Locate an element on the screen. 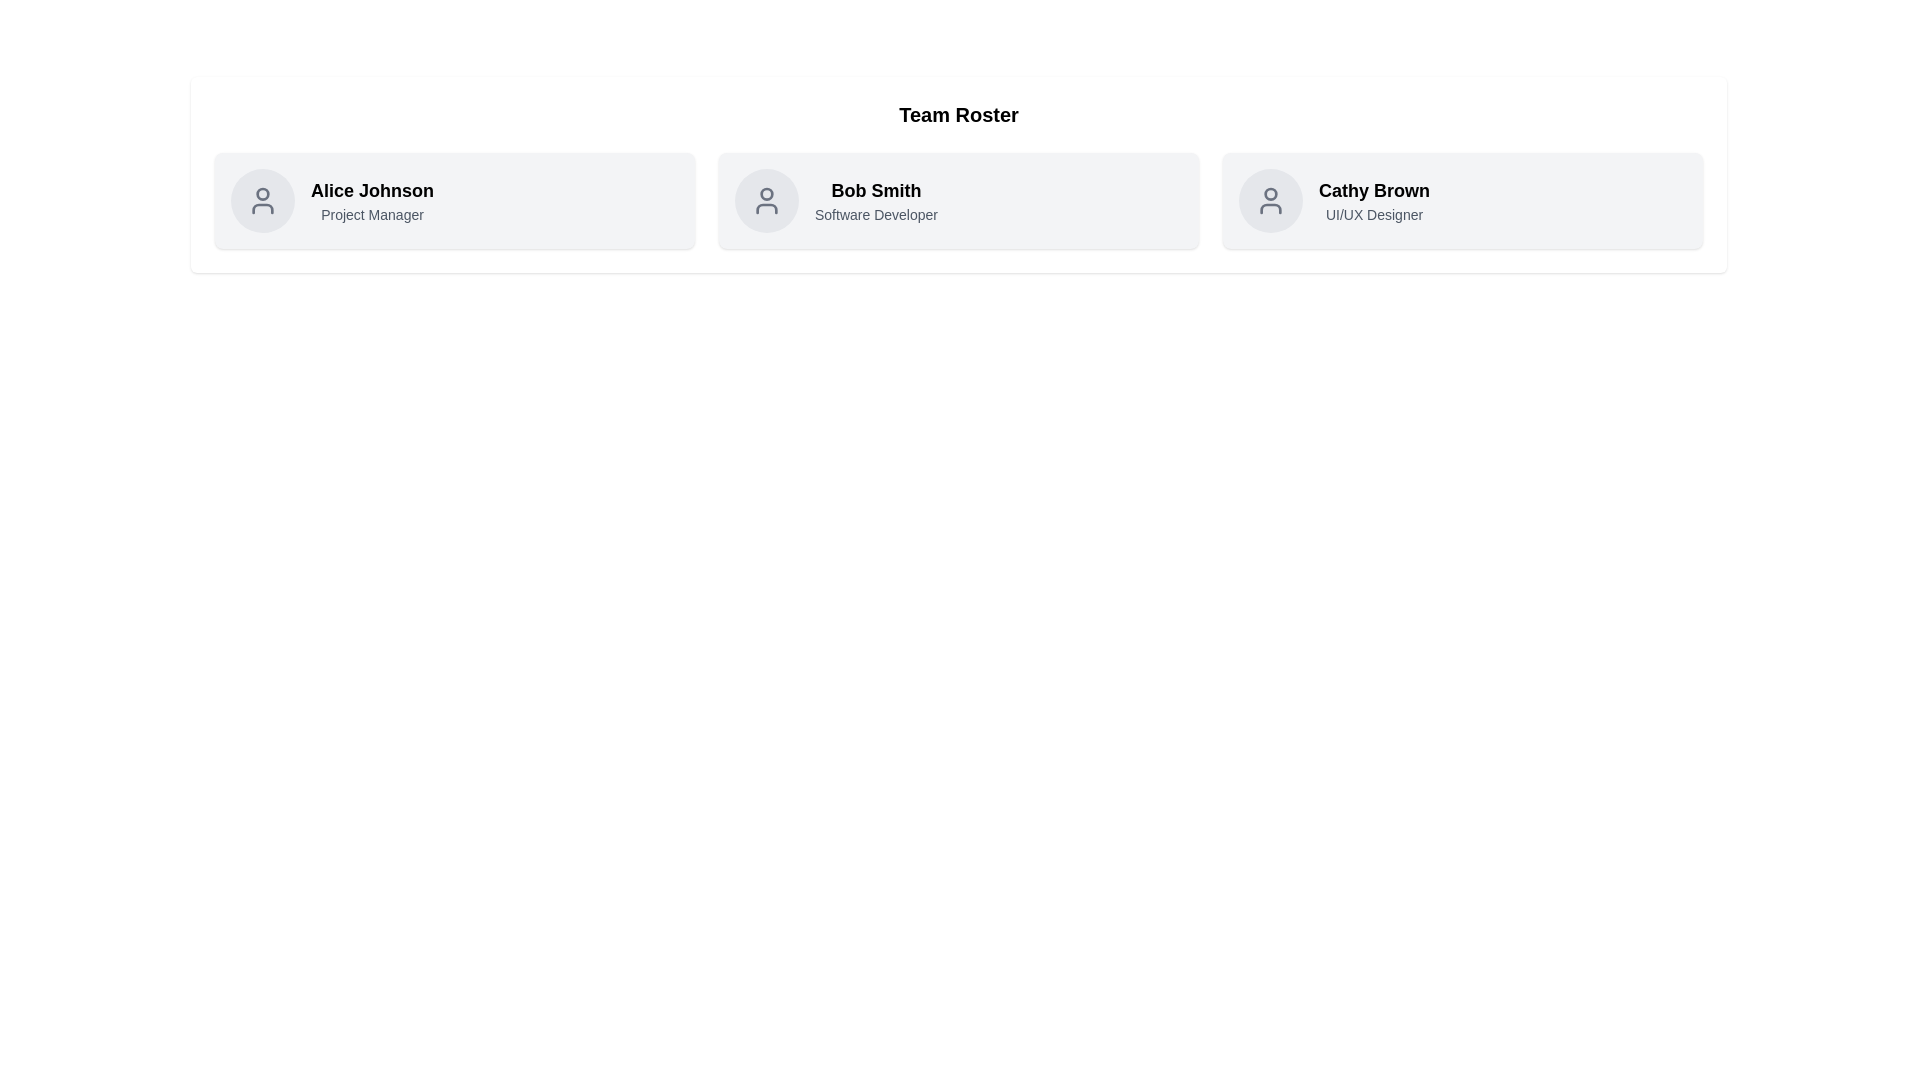 Image resolution: width=1920 pixels, height=1080 pixels. the static text label that indicates the role or designation of 'Alice Johnson' located directly beneath her name in the first profile card is located at coordinates (372, 215).